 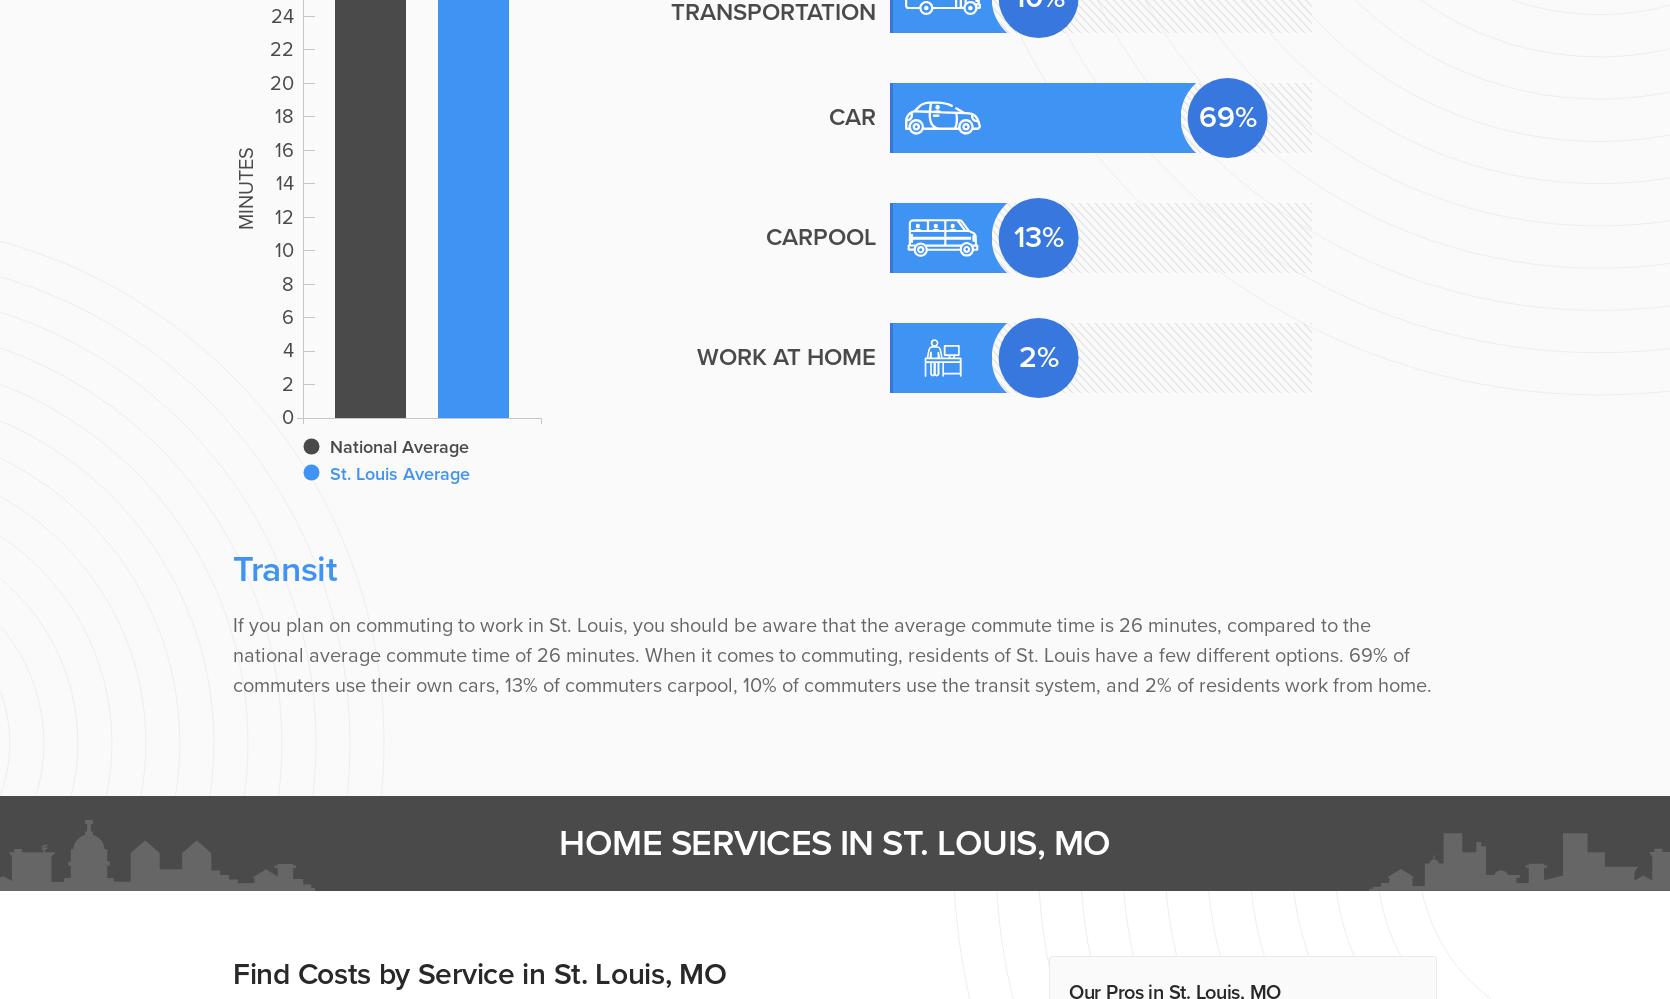 I want to click on 'If you plan on commuting to work in St. Louis, you should be aware that the average commute time is 26 minutes, compared to the national average commute time of 26 minutes. When it comes to commuting, residents of St. Louis have a few different options. 69% of commuters use their own cars, 13% of commuters carpool, 10% of commuters use the transit system, and 2% of residents work from home.', so click(x=831, y=654).